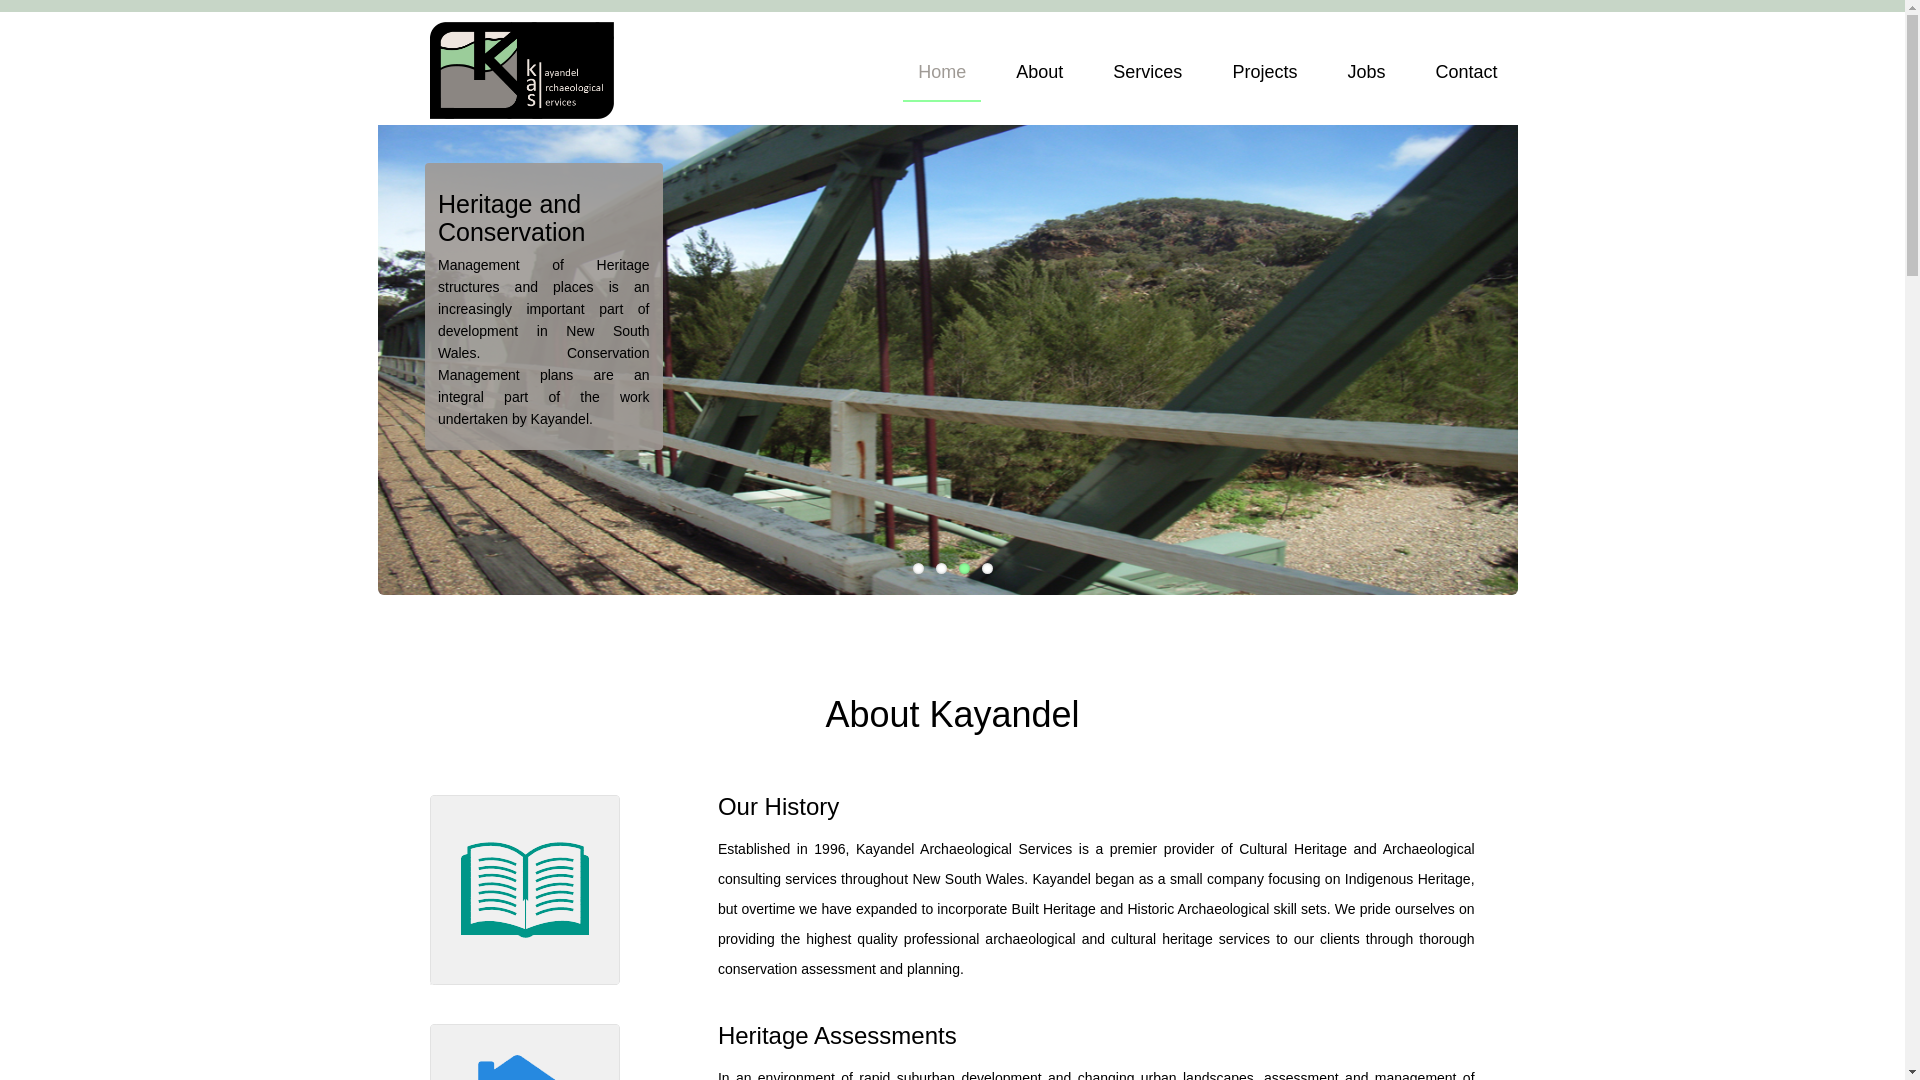 Image resolution: width=1920 pixels, height=1080 pixels. What do you see at coordinates (916, 568) in the screenshot?
I see `'1'` at bounding box center [916, 568].